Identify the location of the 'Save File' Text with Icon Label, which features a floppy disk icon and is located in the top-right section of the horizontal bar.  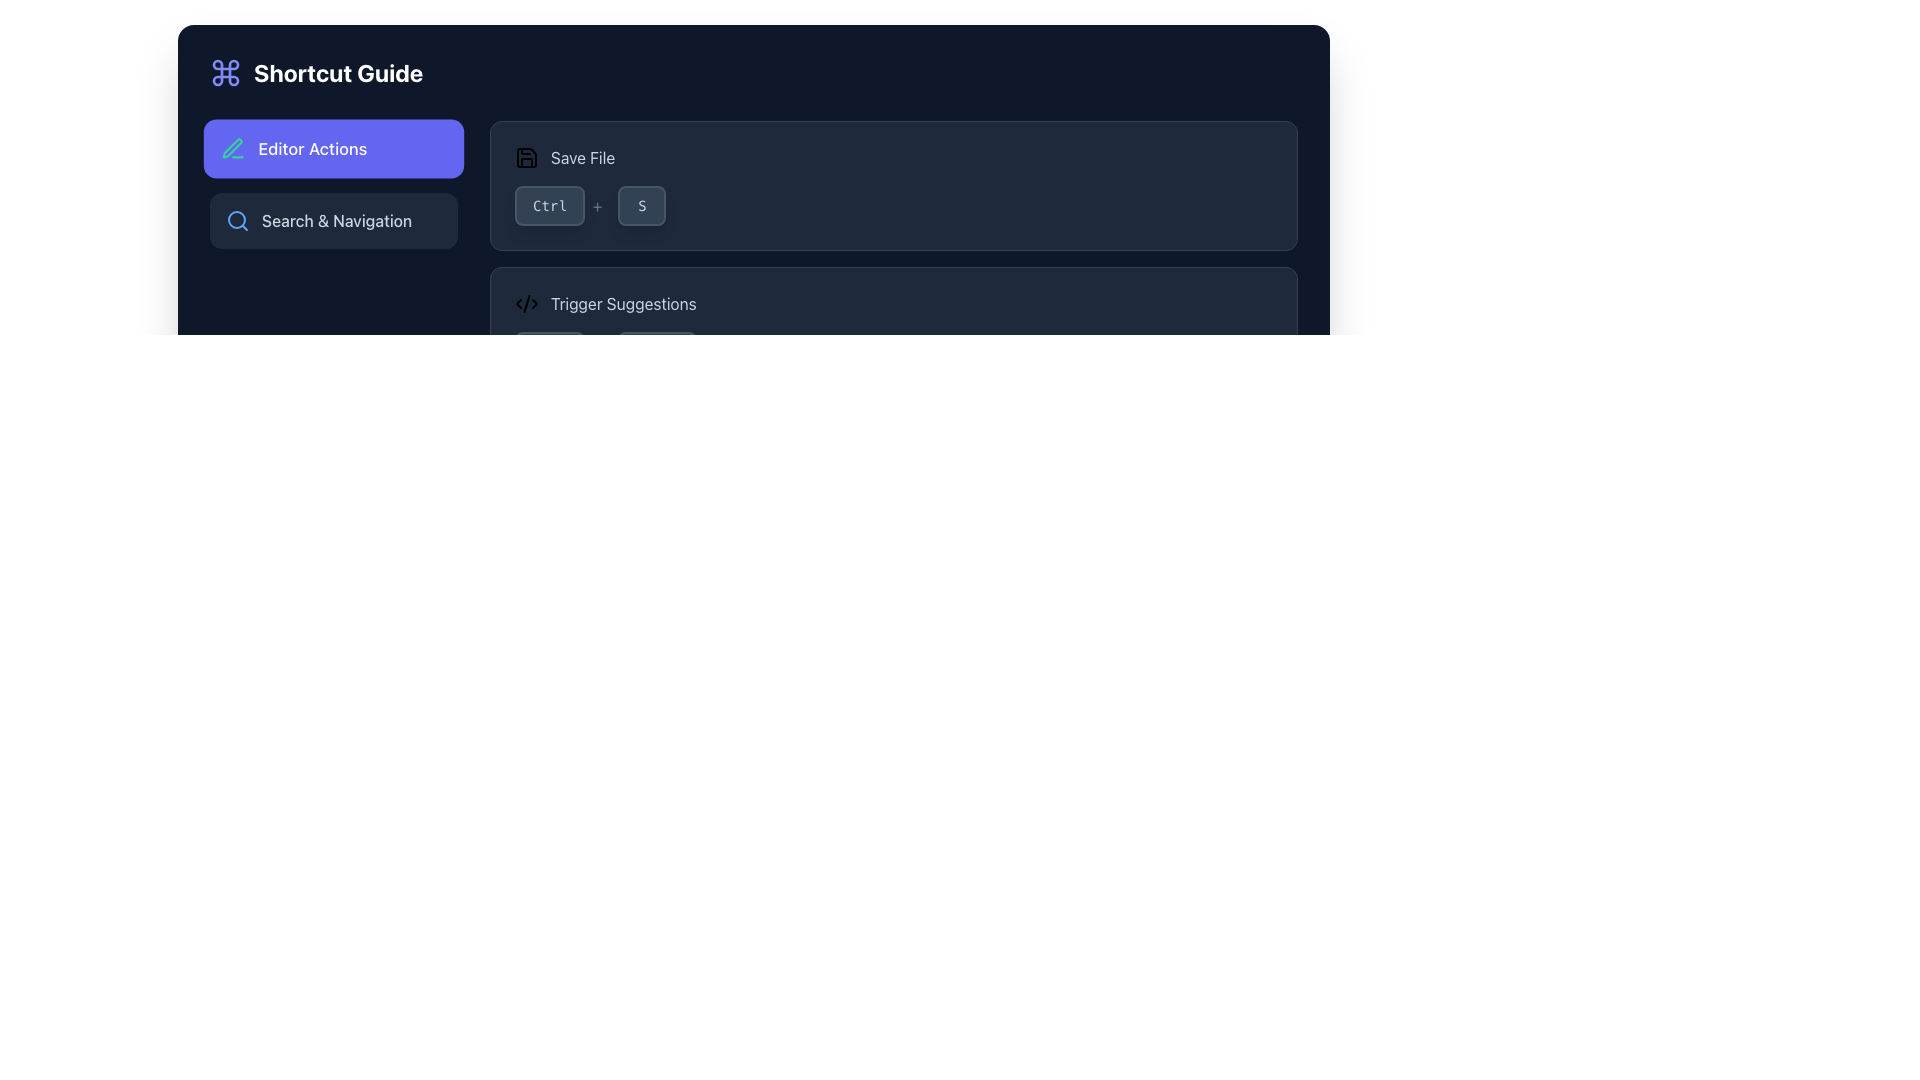
(564, 157).